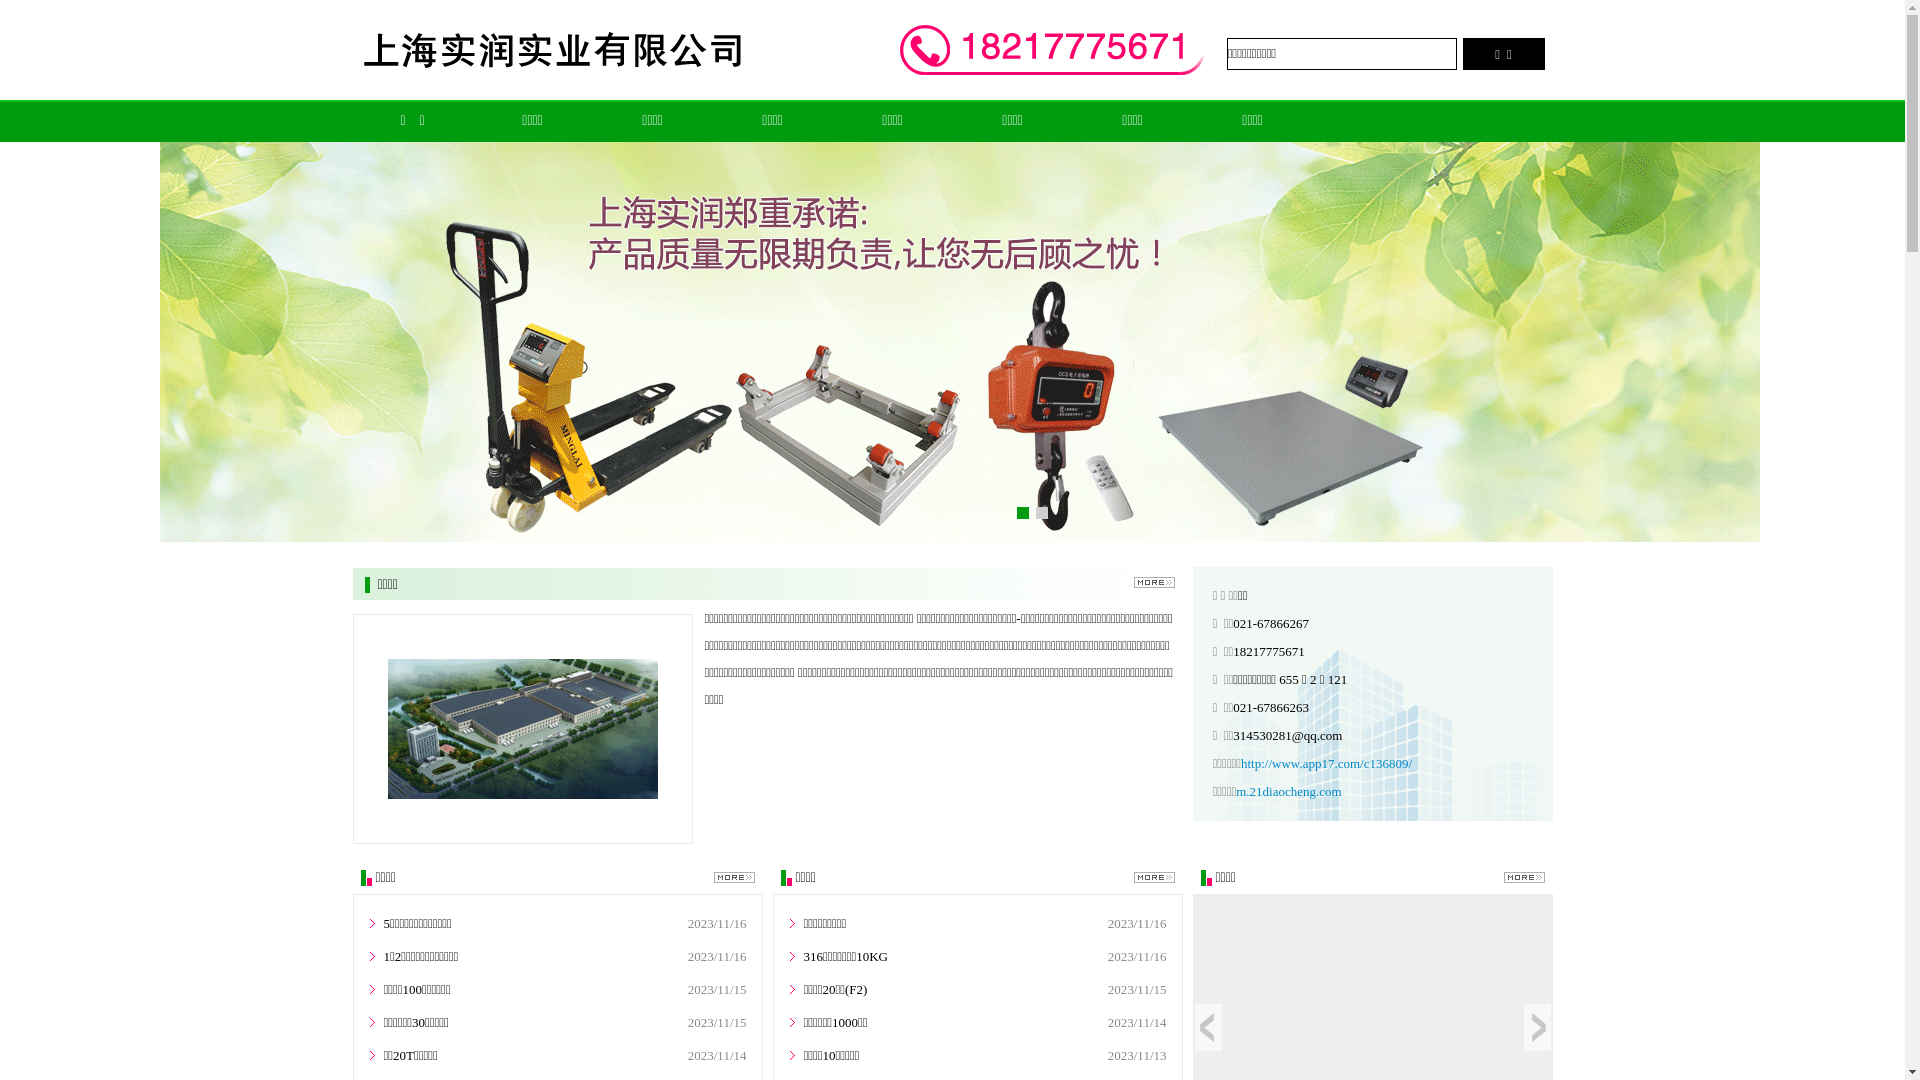 This screenshot has height=1080, width=1920. I want to click on 'http://www.app17.com/c136809/', so click(1326, 763).